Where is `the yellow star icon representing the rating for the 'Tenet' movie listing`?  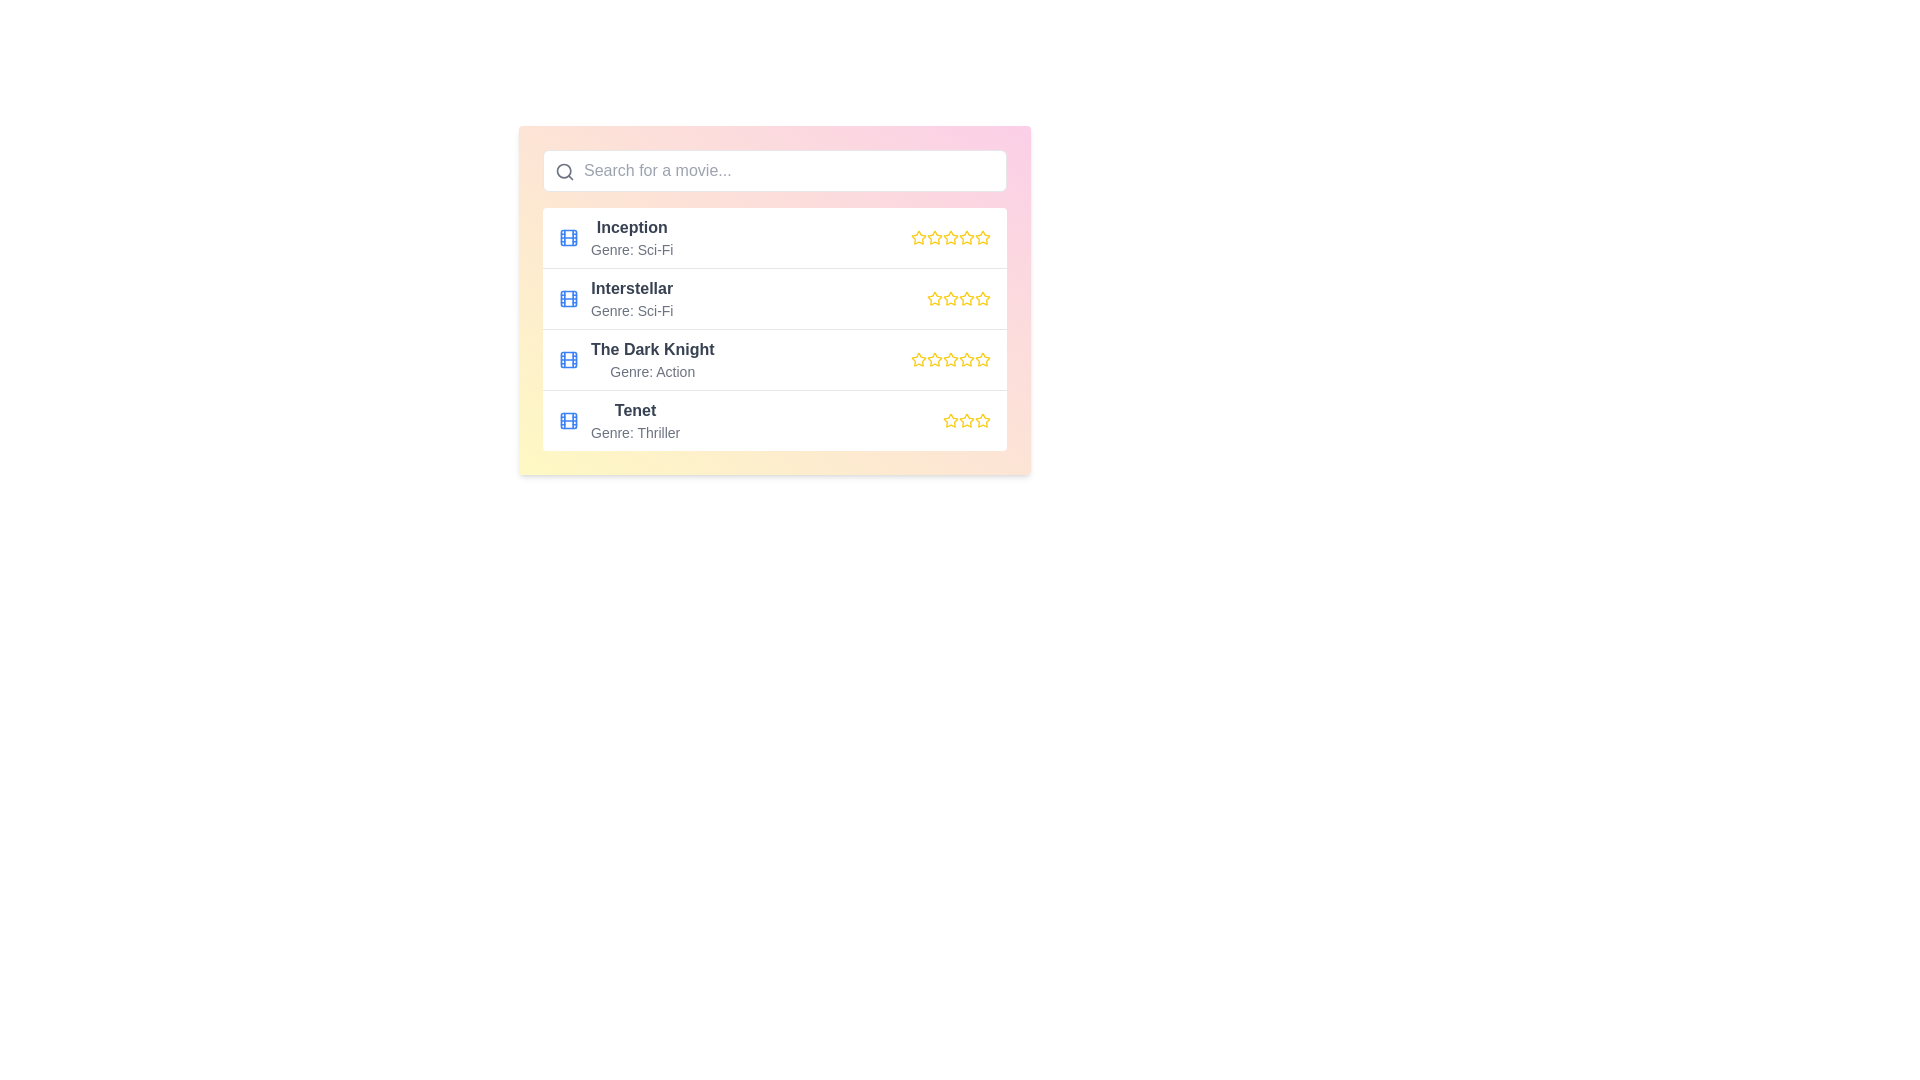 the yellow star icon representing the rating for the 'Tenet' movie listing is located at coordinates (983, 419).